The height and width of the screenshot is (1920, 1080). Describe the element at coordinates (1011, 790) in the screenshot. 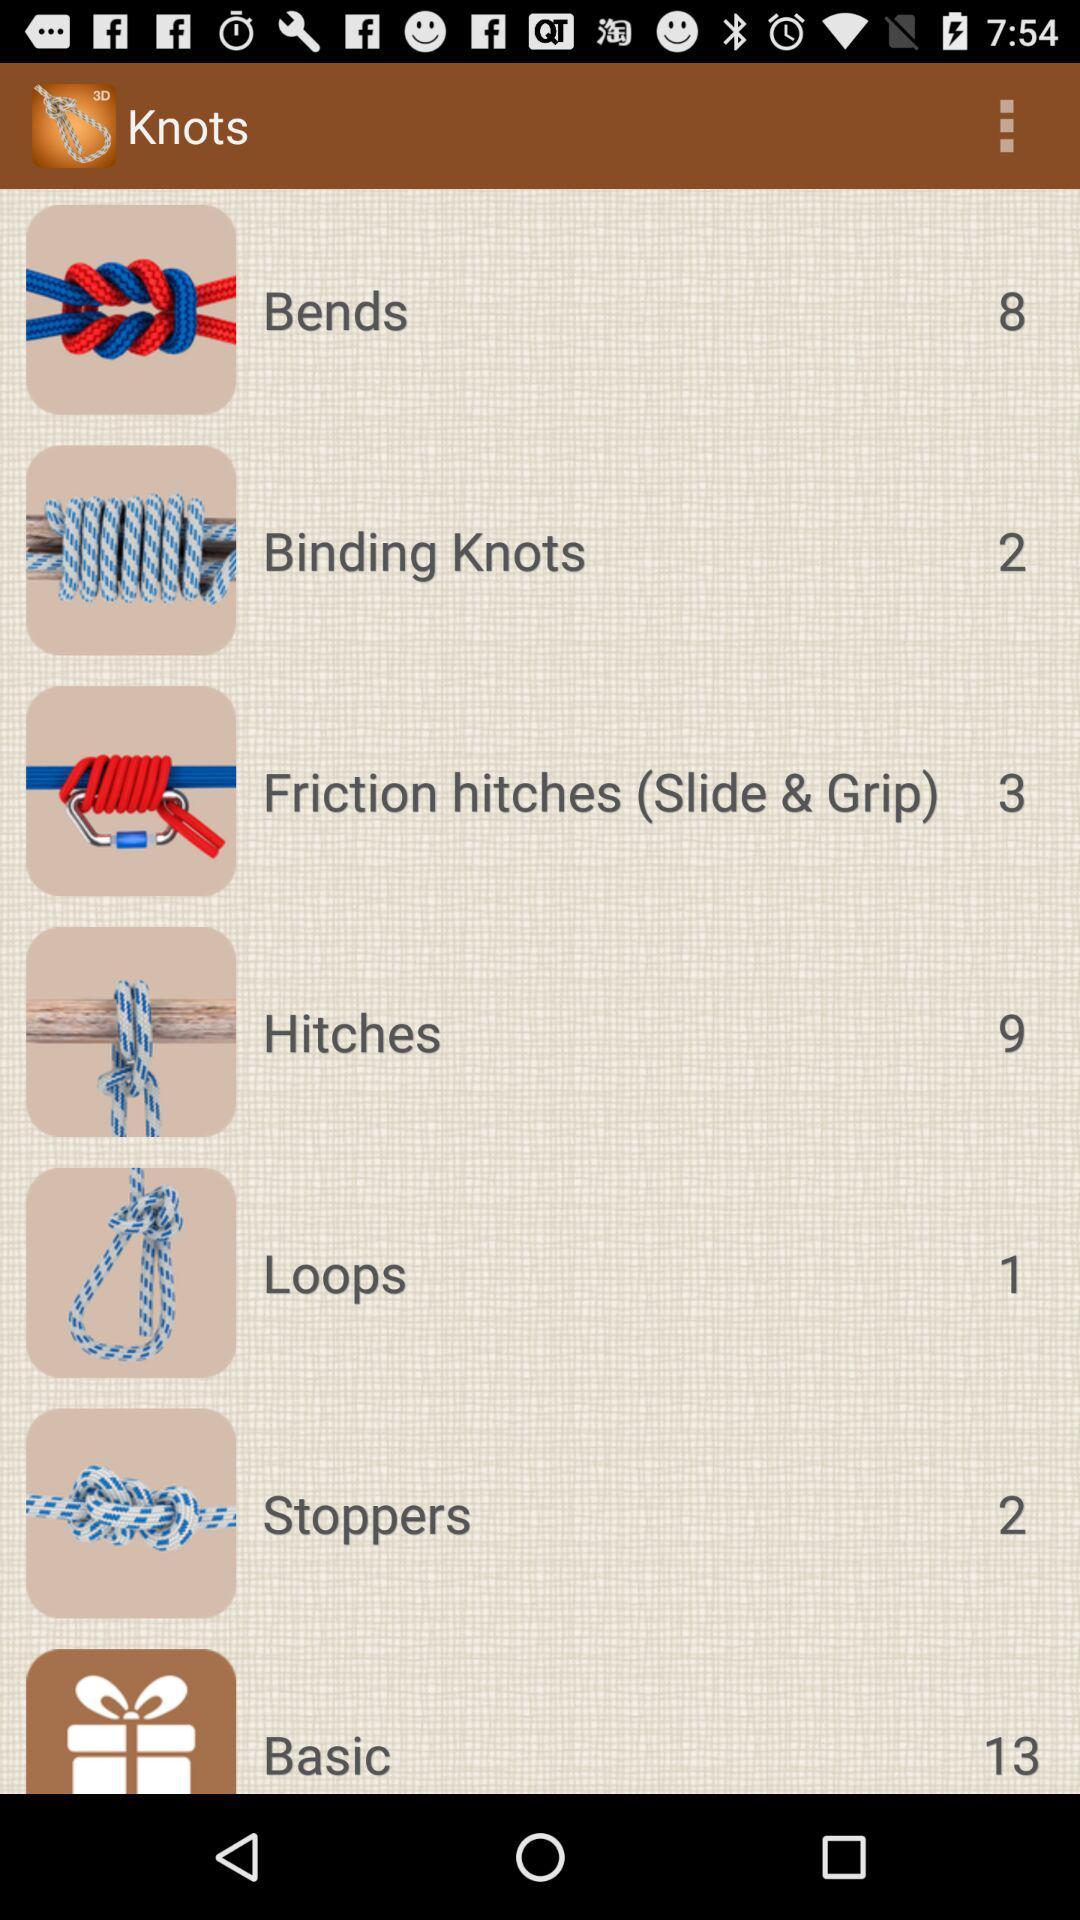

I see `3 icon` at that location.